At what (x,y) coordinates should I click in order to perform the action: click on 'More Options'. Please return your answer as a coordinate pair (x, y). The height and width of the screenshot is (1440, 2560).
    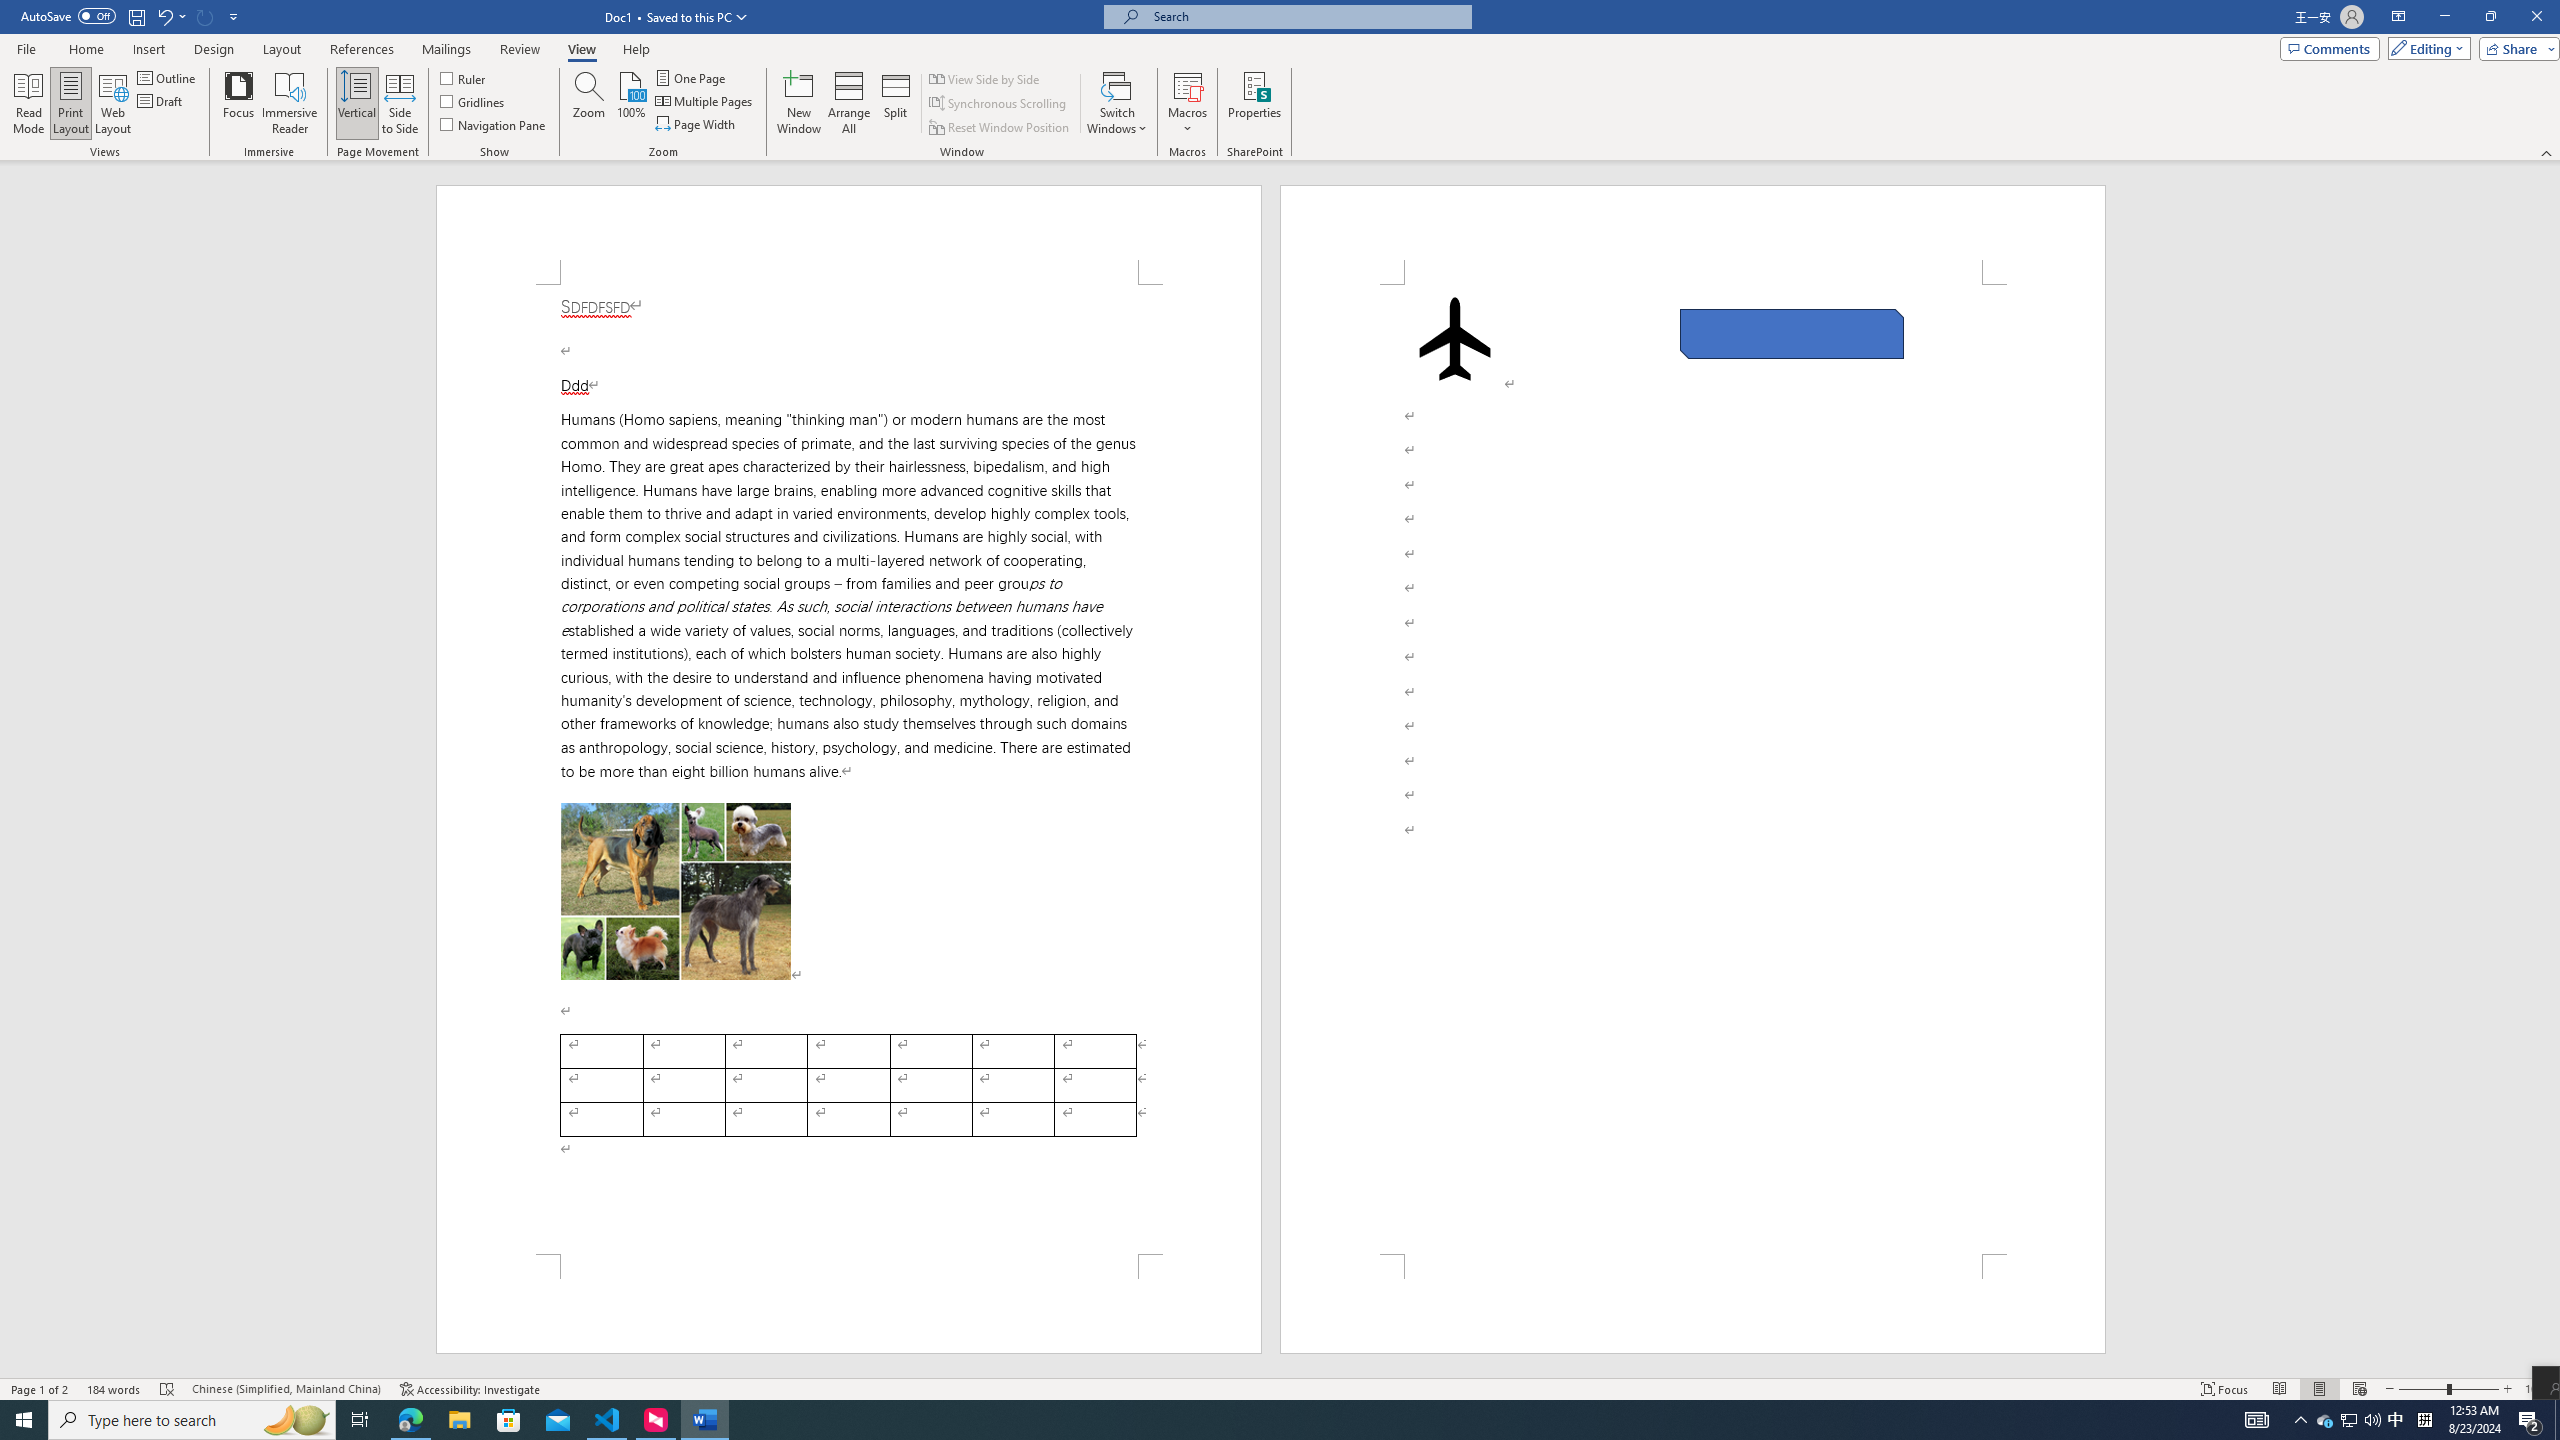
    Looking at the image, I should click on (1186, 120).